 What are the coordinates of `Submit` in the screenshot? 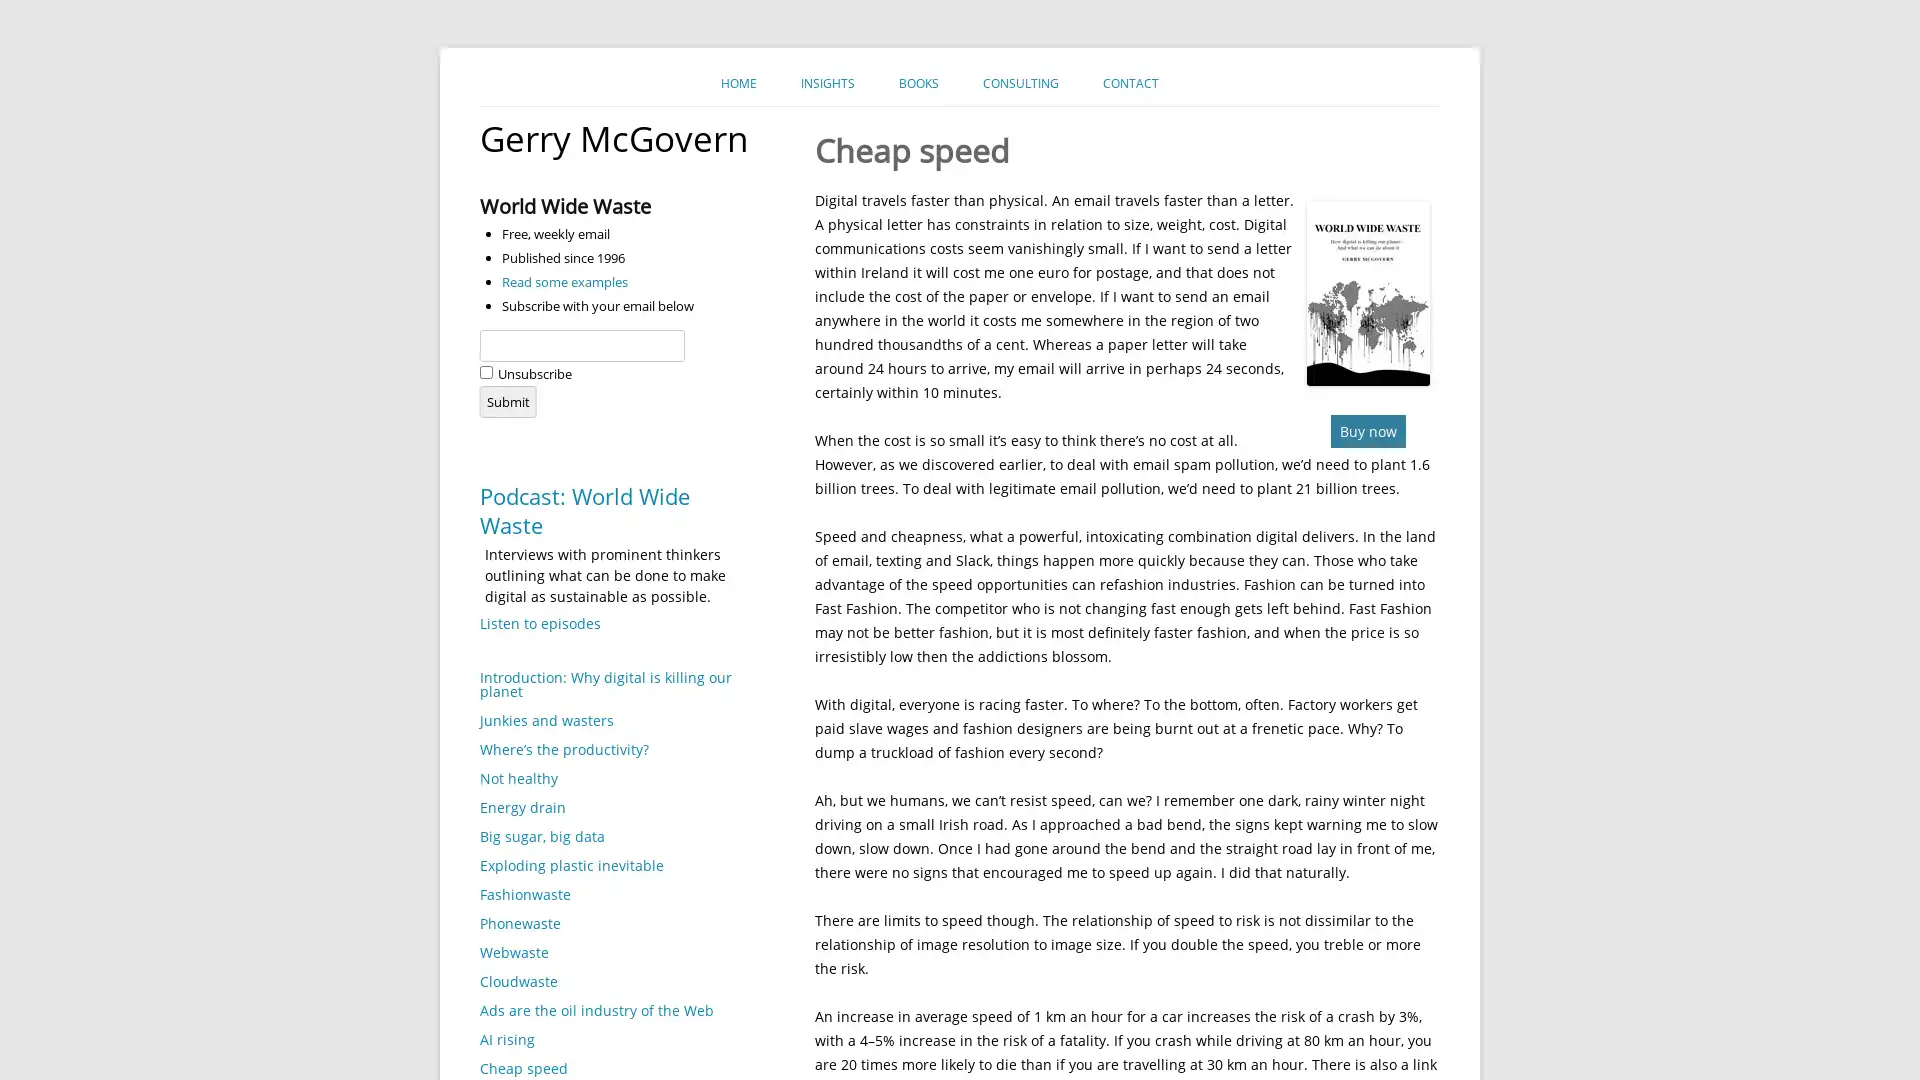 It's located at (508, 401).